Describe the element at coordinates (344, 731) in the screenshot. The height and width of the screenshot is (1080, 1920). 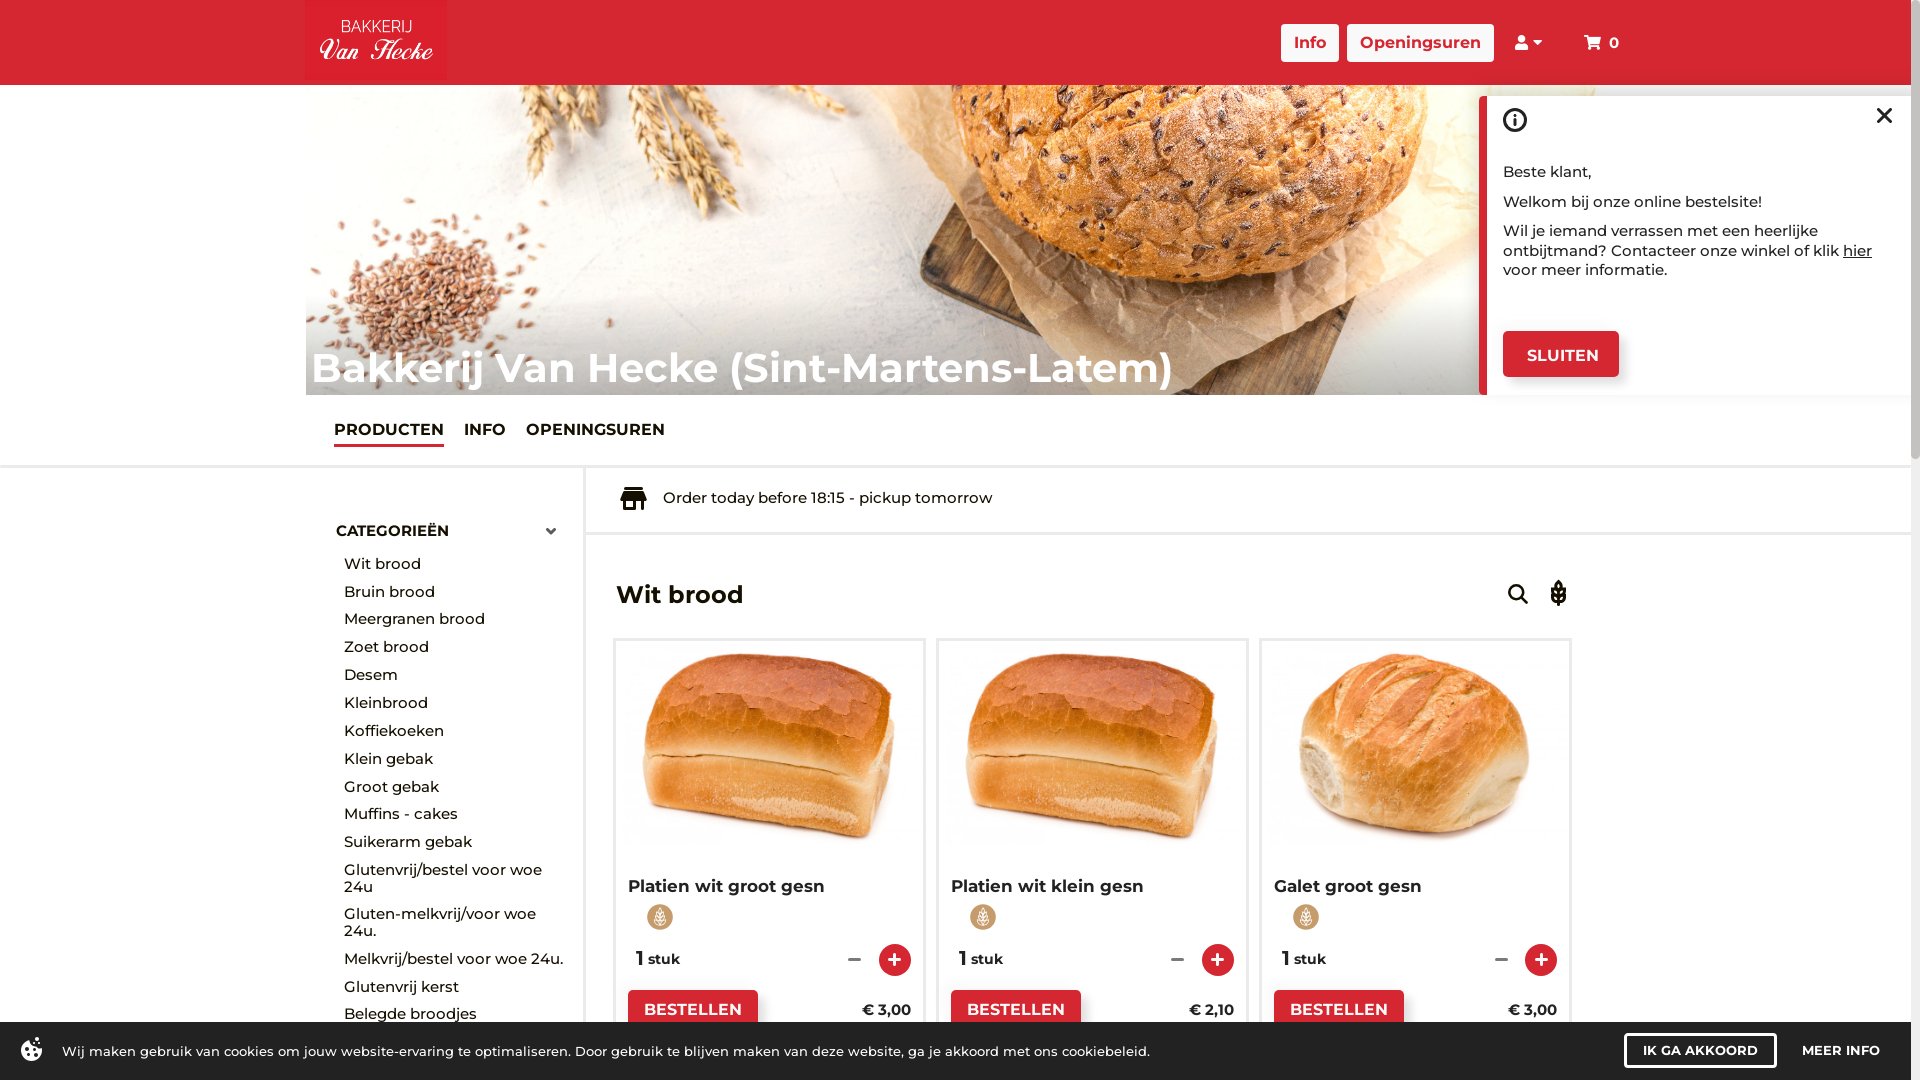
I see `'Koffiekoeken'` at that location.